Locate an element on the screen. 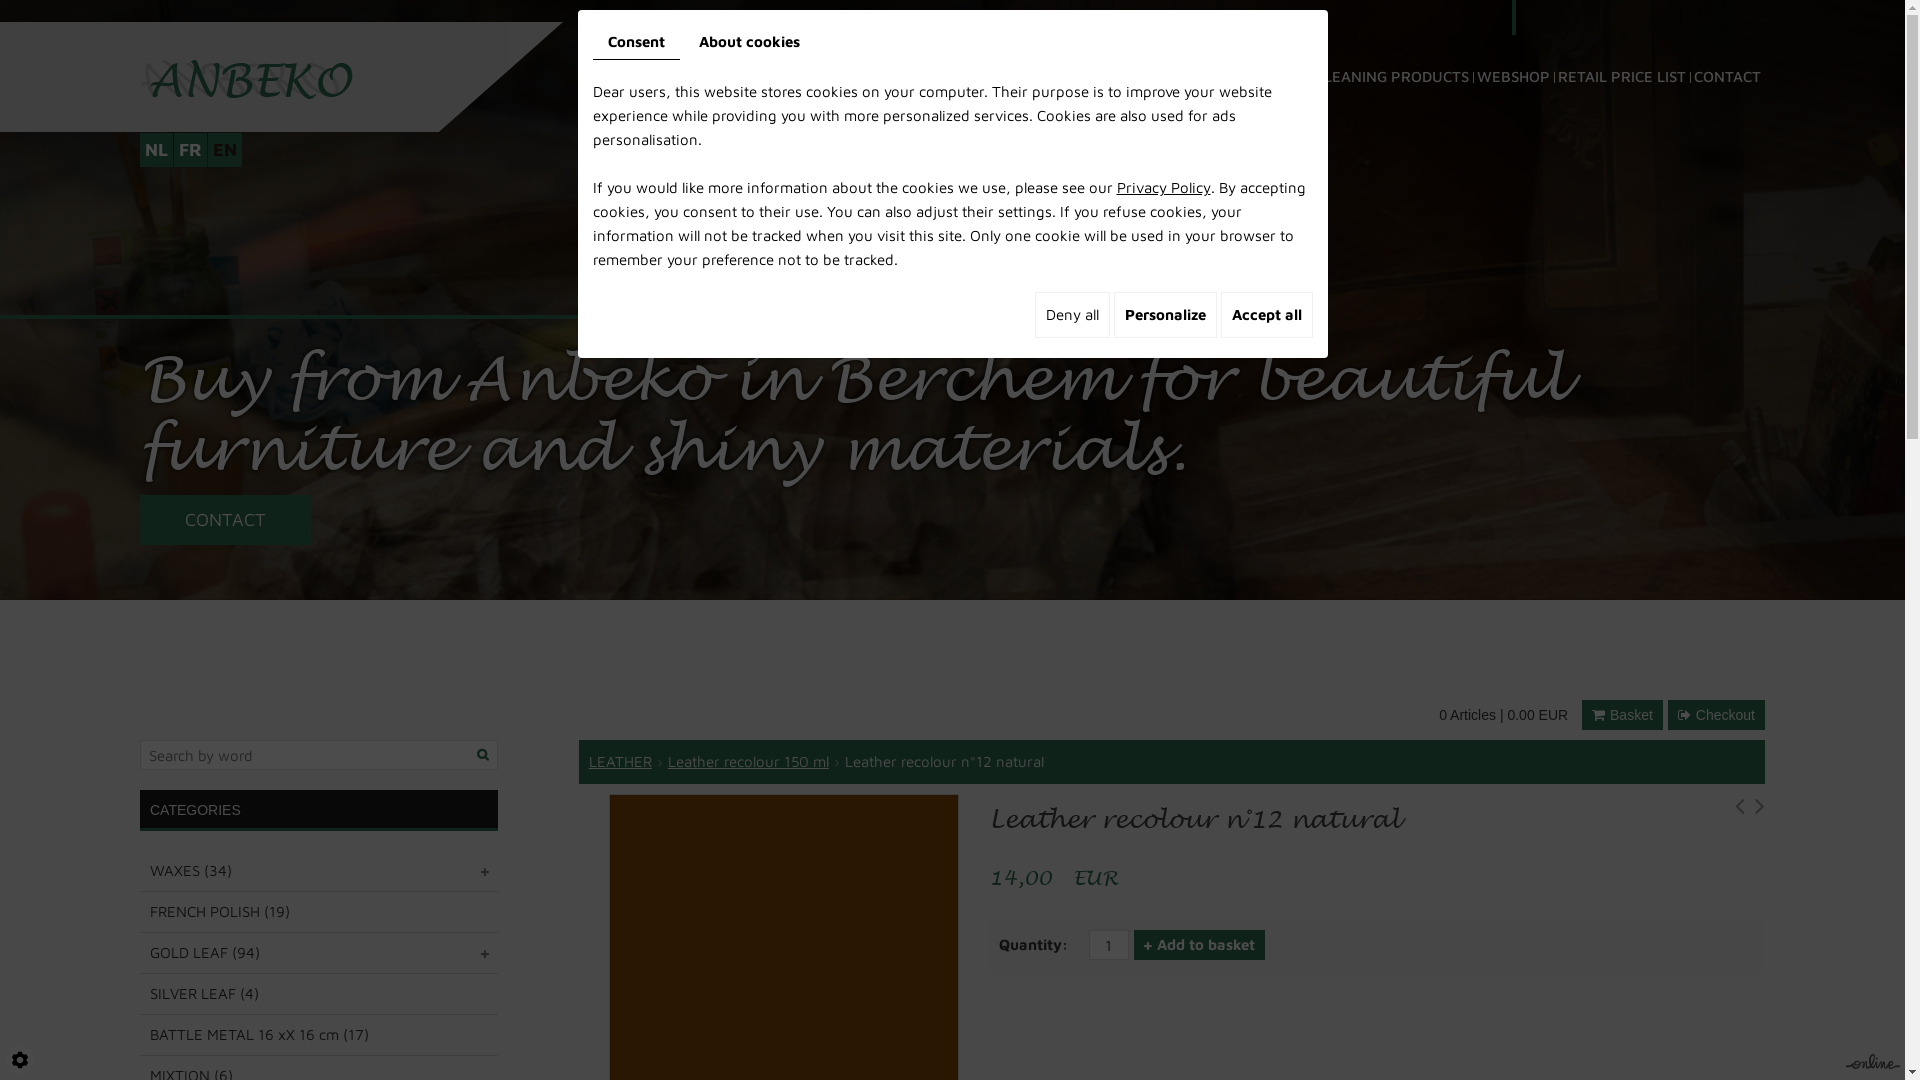 Image resolution: width=1920 pixels, height=1080 pixels. 'Anbeko - Restoratieproducten' is located at coordinates (245, 76).